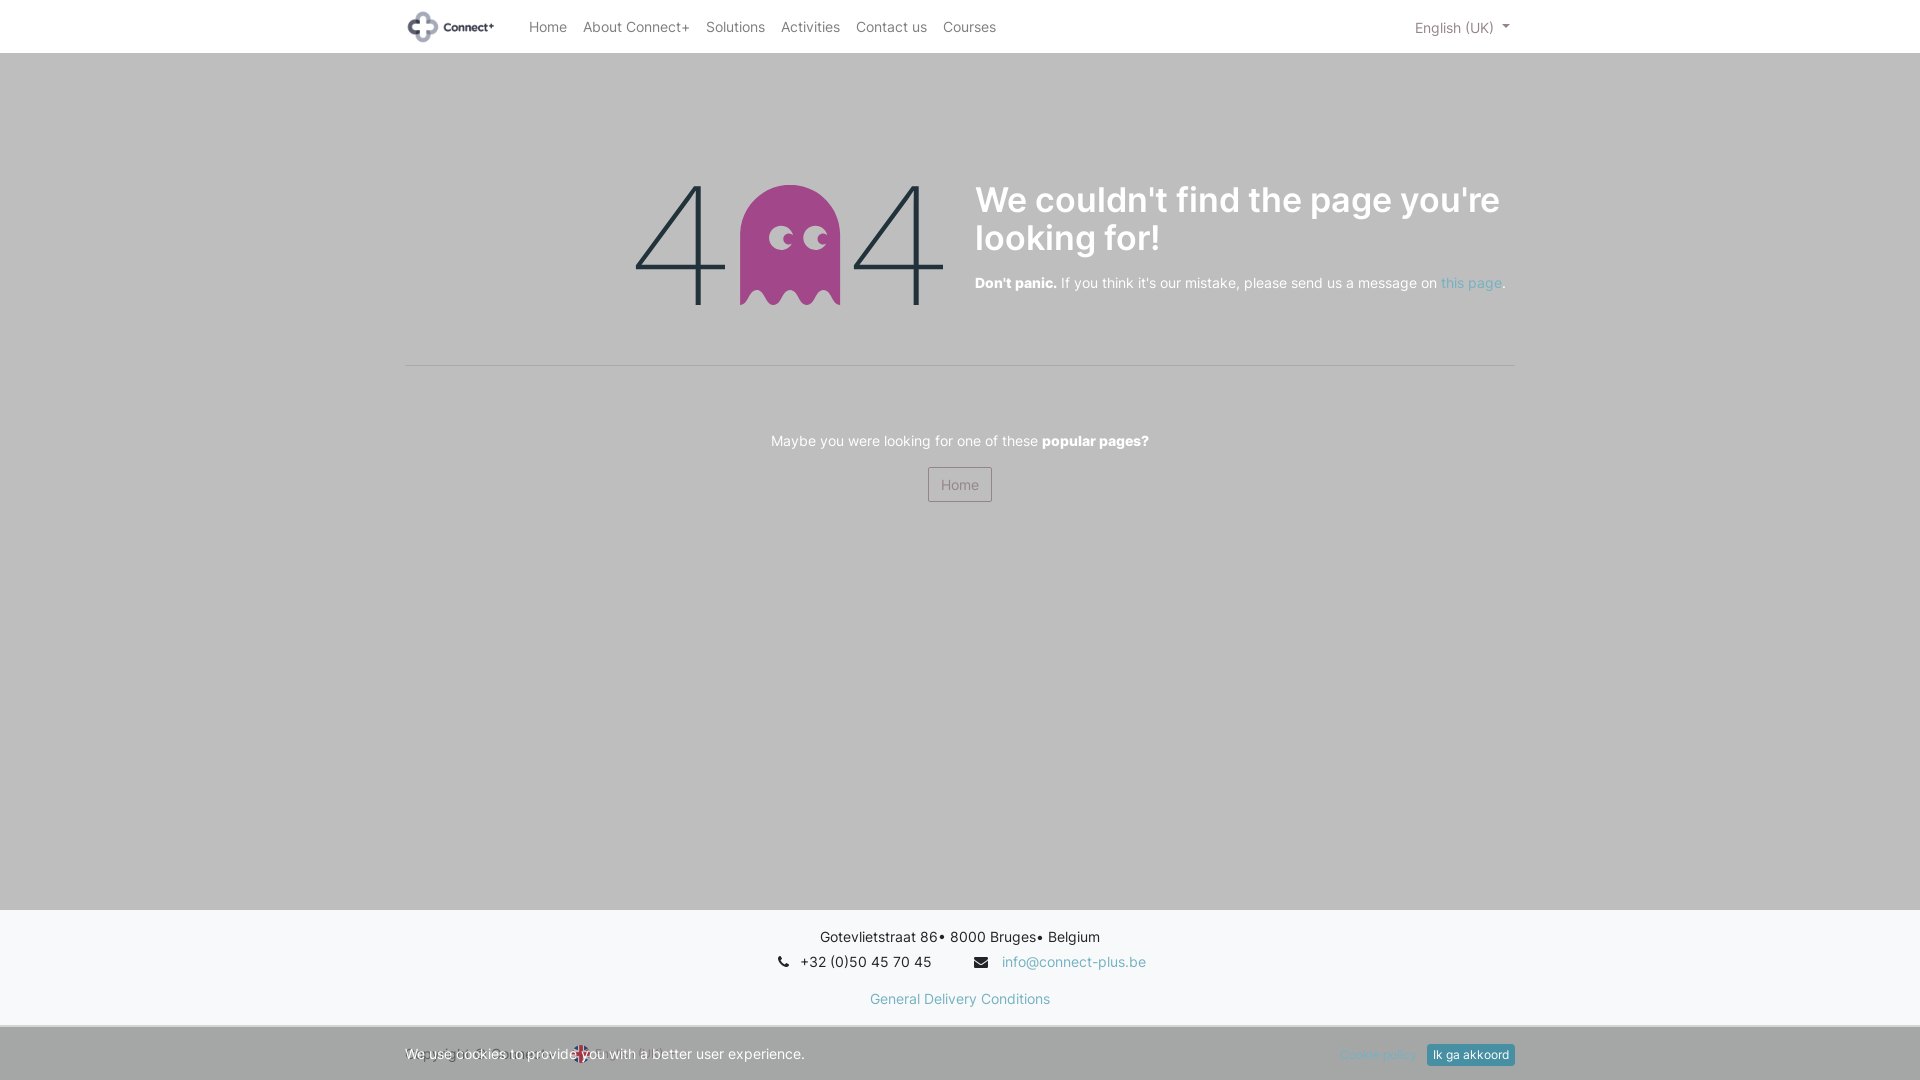  What do you see at coordinates (547, 26) in the screenshot?
I see `'Home'` at bounding box center [547, 26].